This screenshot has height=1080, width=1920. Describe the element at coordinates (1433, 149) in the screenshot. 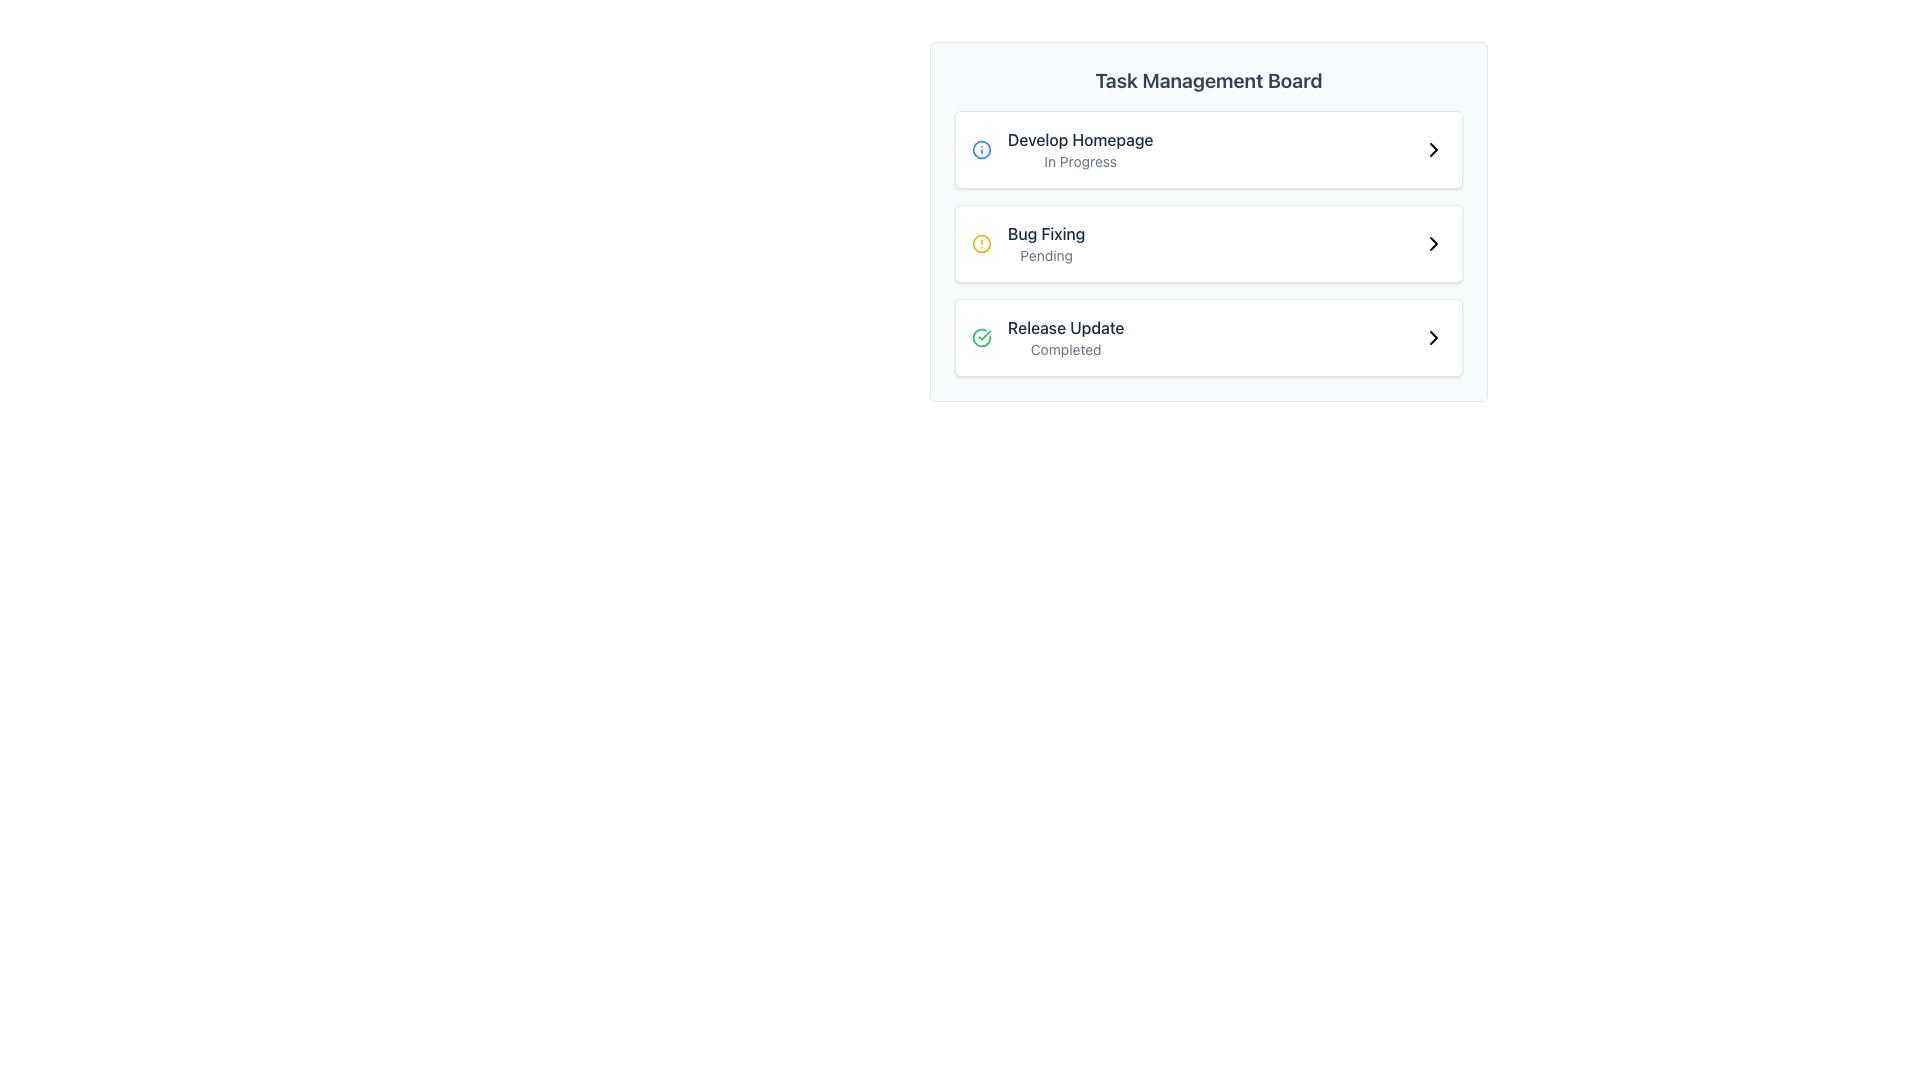

I see `the right-facing chevron icon associated with the 'Develop Homepage' task` at that location.